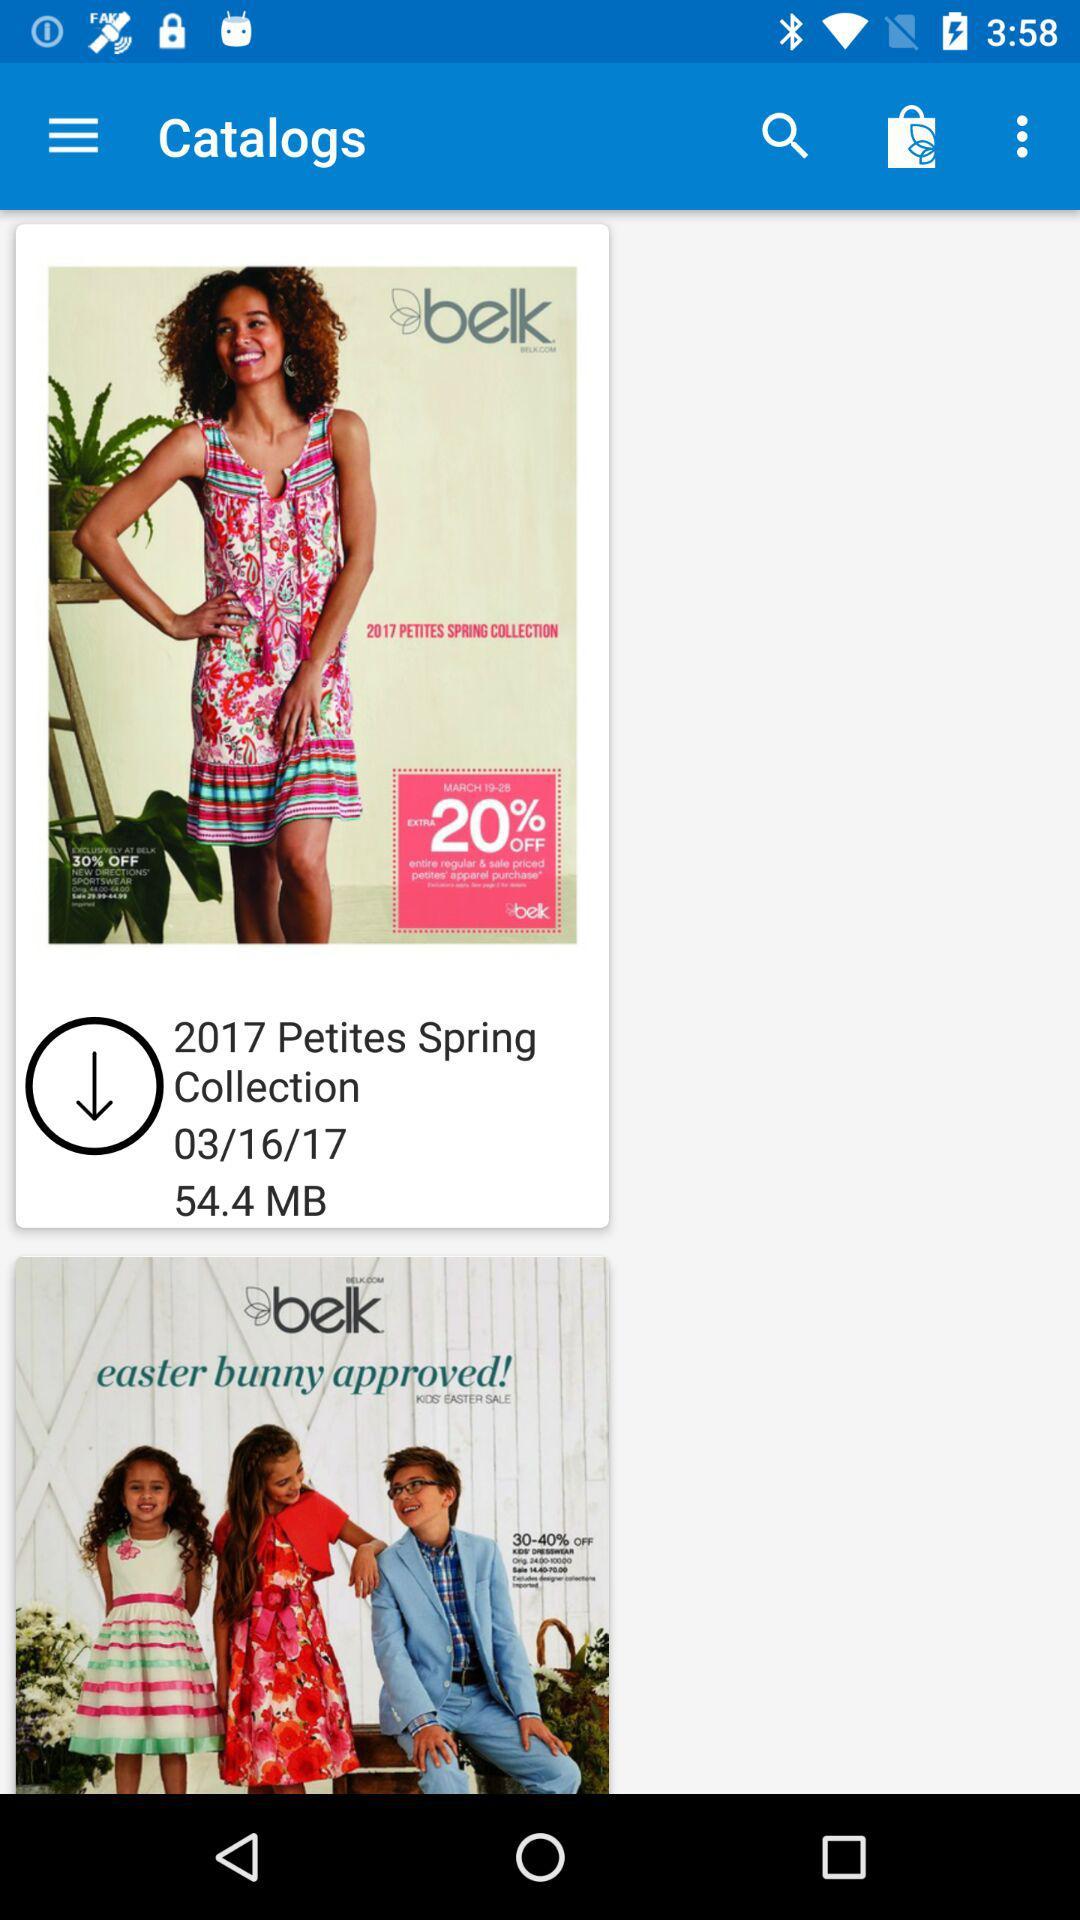  I want to click on the icon above the 54.4 mb item, so click(94, 1084).